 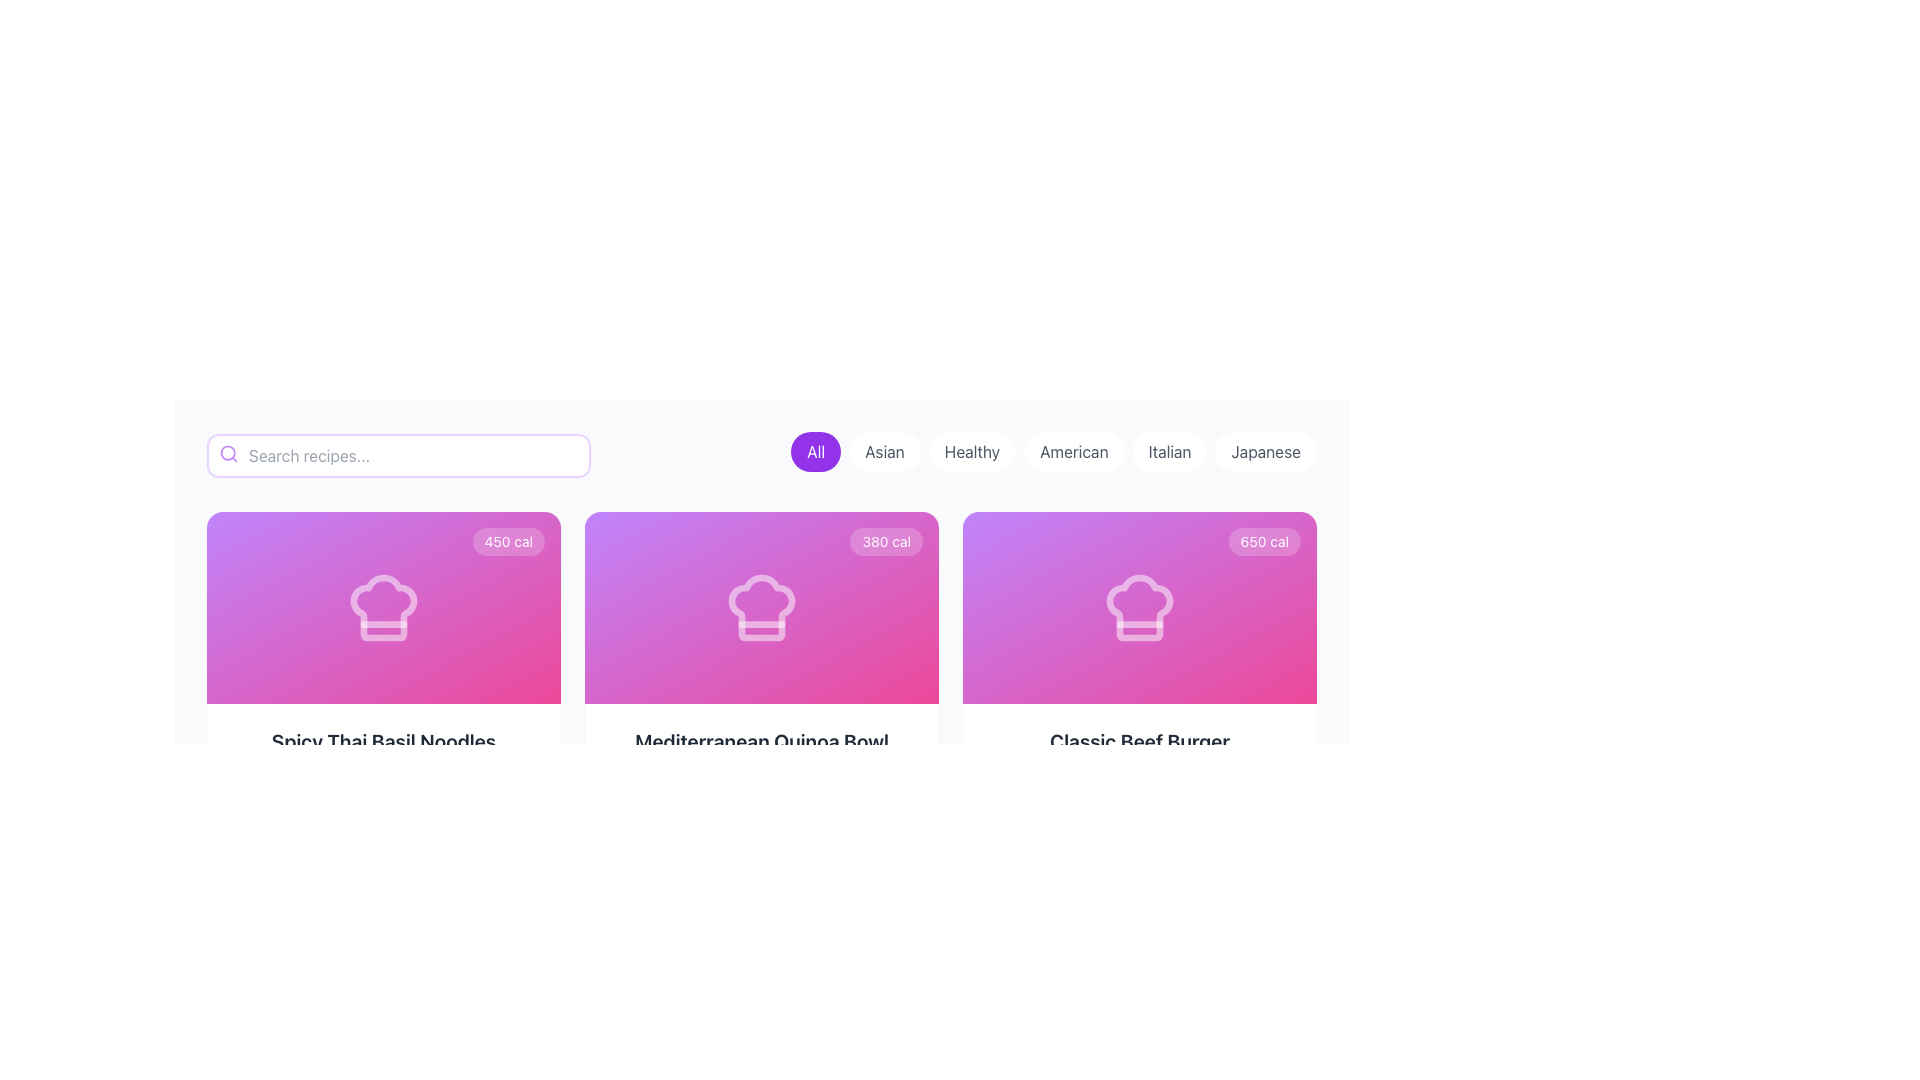 I want to click on the button displaying 'Healthy', so click(x=972, y=451).